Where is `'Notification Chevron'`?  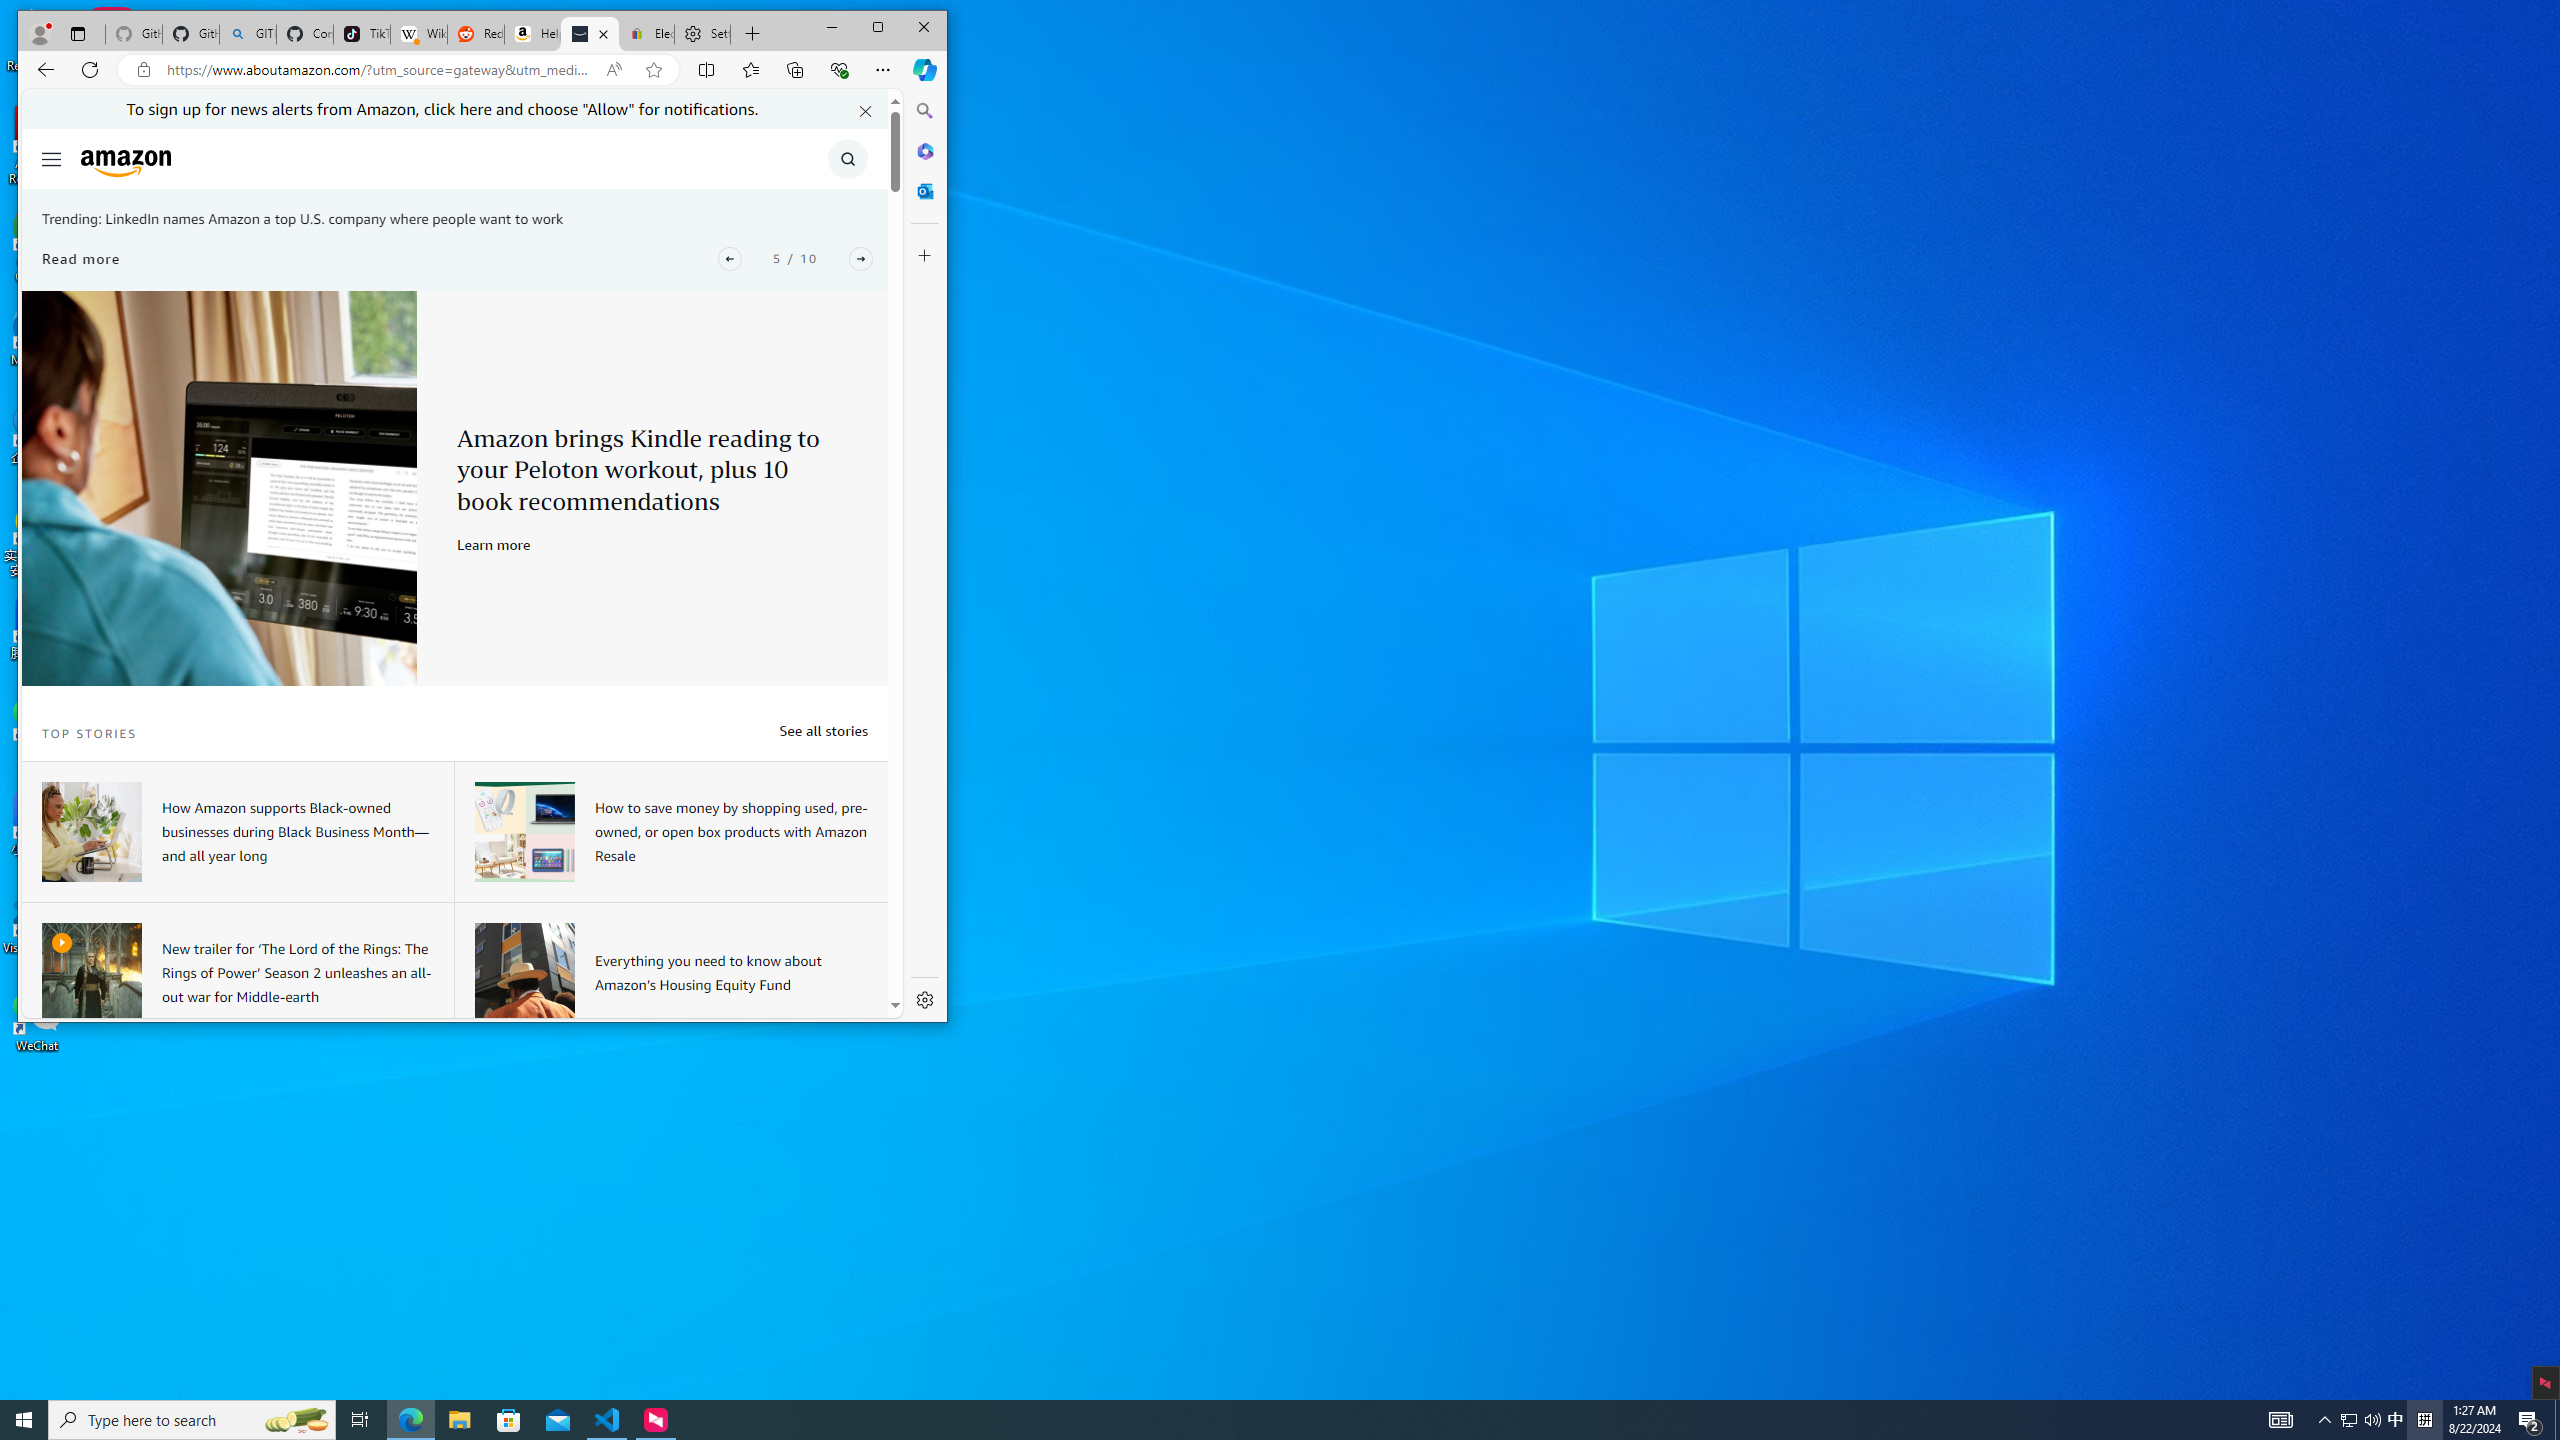
'Notification Chevron' is located at coordinates (2324, 1418).